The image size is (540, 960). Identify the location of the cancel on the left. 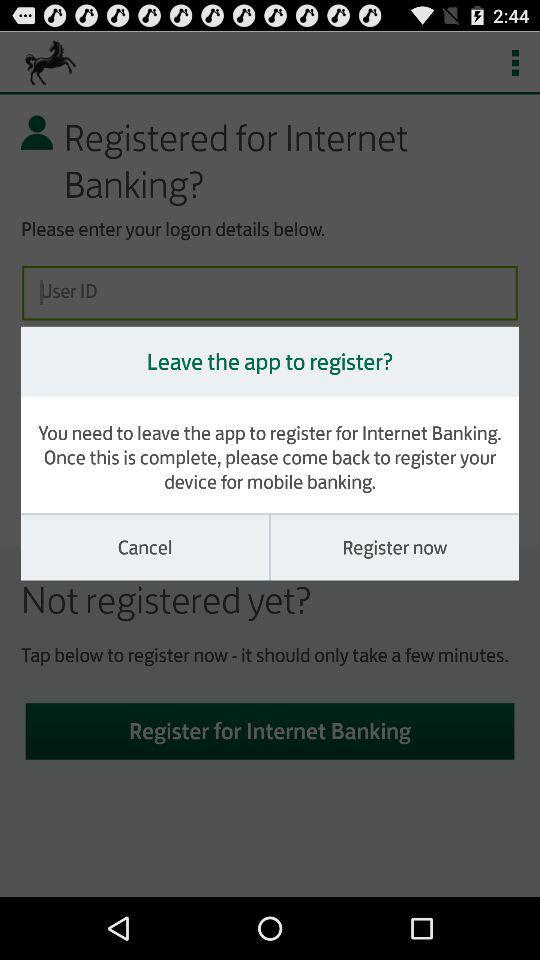
(144, 547).